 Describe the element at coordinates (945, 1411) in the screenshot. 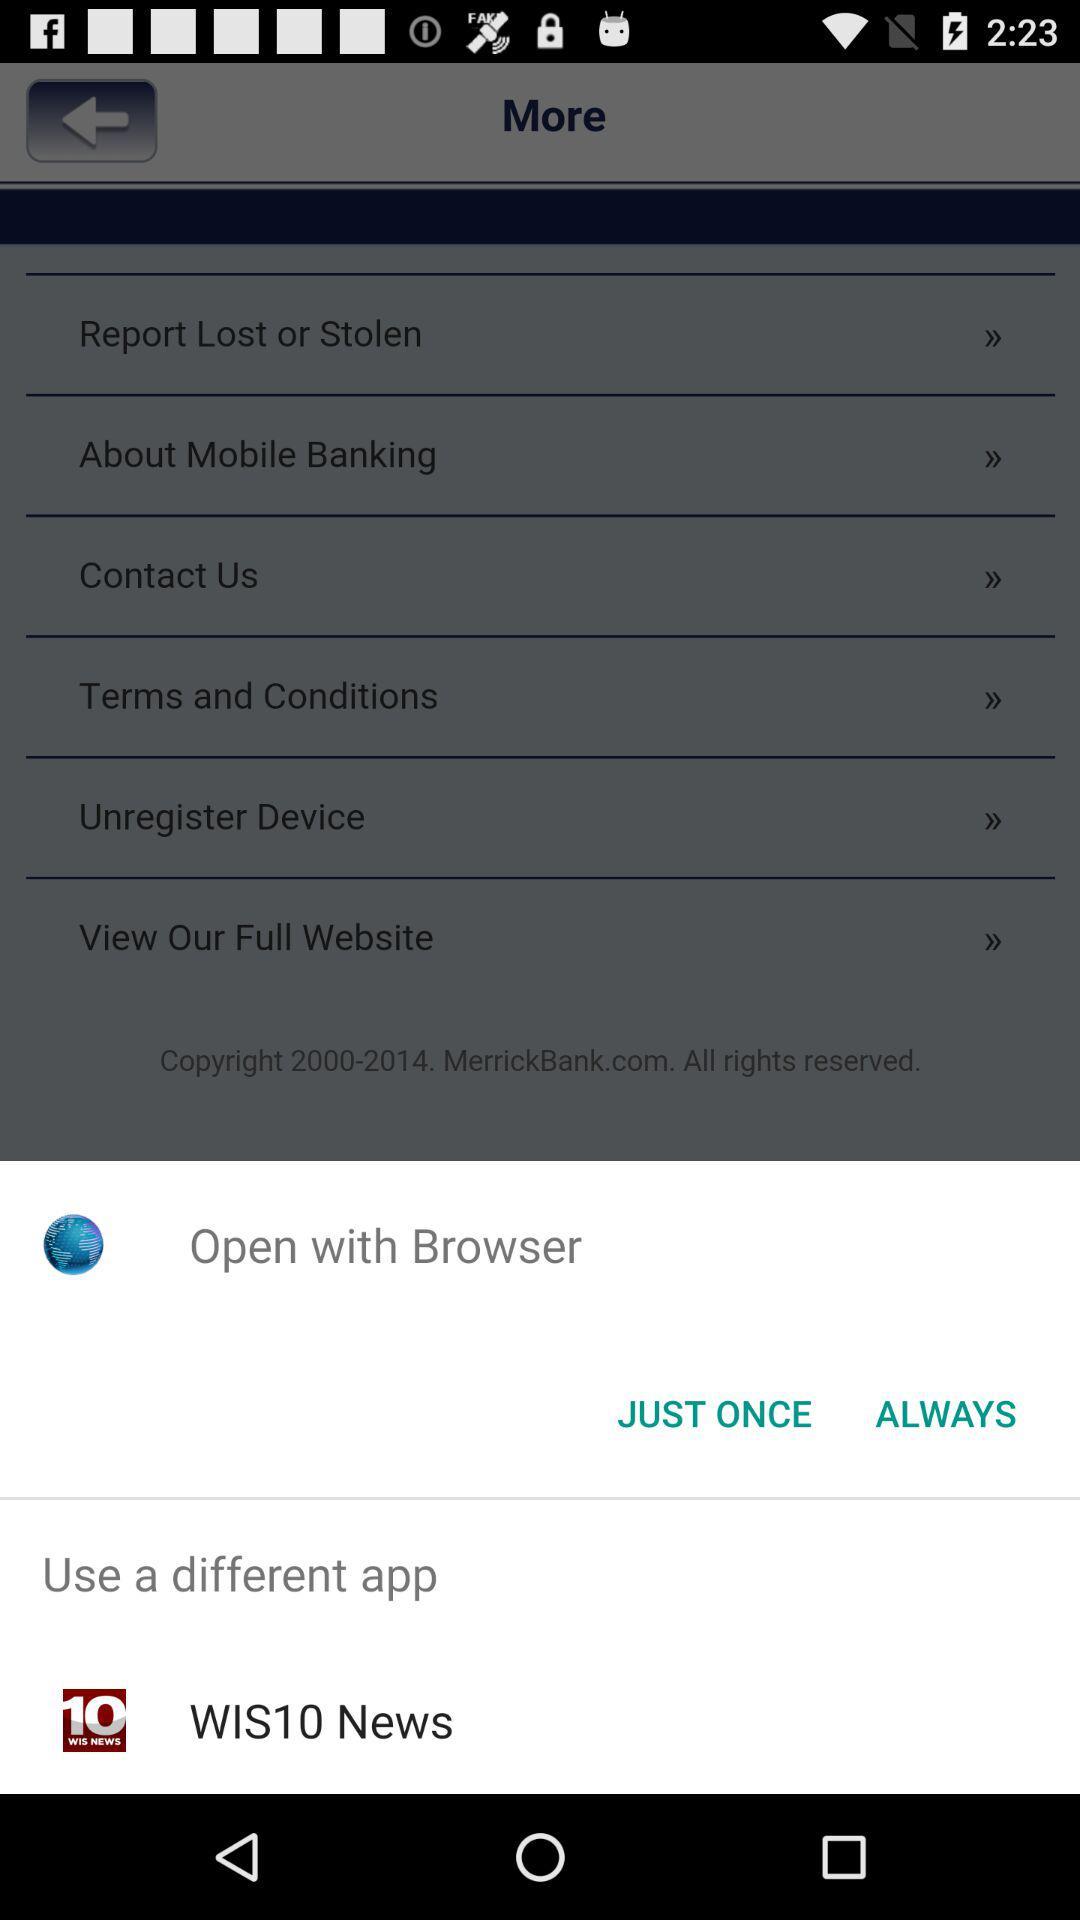

I see `button next to the just once button` at that location.